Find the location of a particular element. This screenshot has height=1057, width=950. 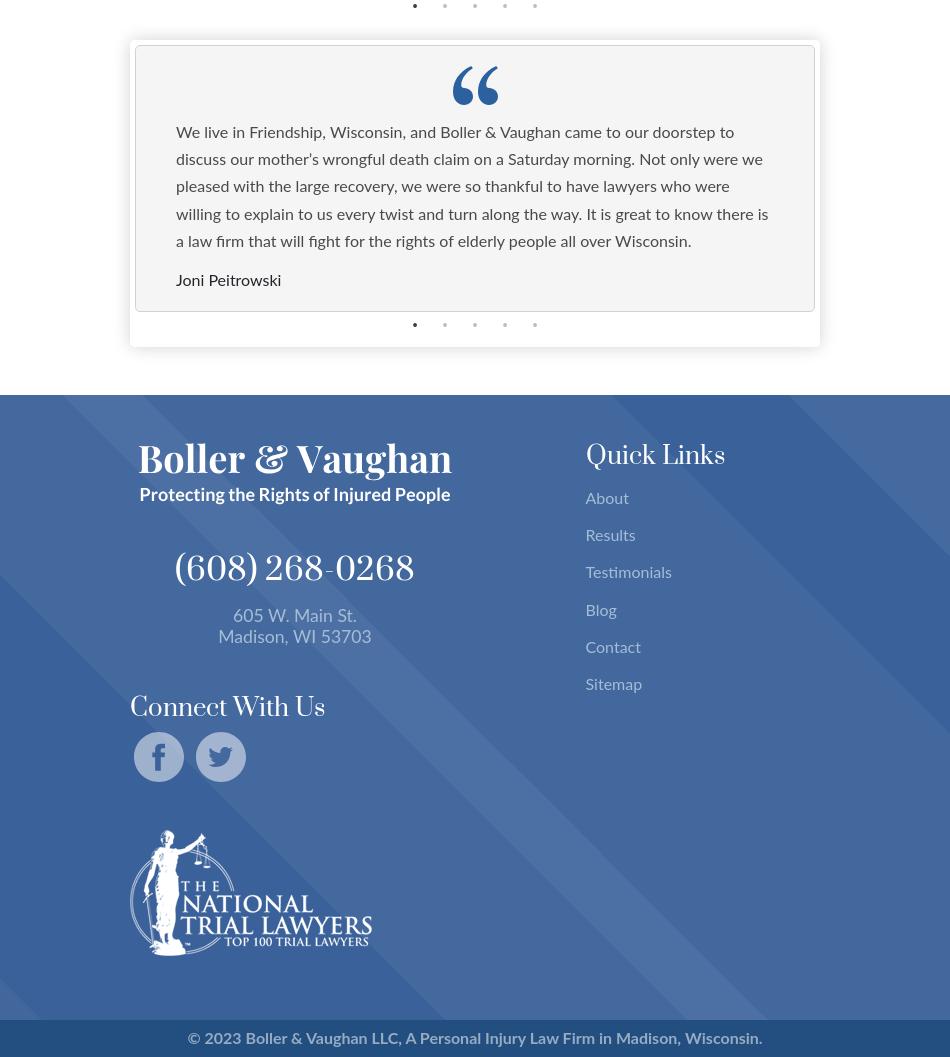

'© 2023 Boller & Vaughan LLC, A Personal Injury Law Firm in Madison, Wisconsin.' is located at coordinates (186, 1036).